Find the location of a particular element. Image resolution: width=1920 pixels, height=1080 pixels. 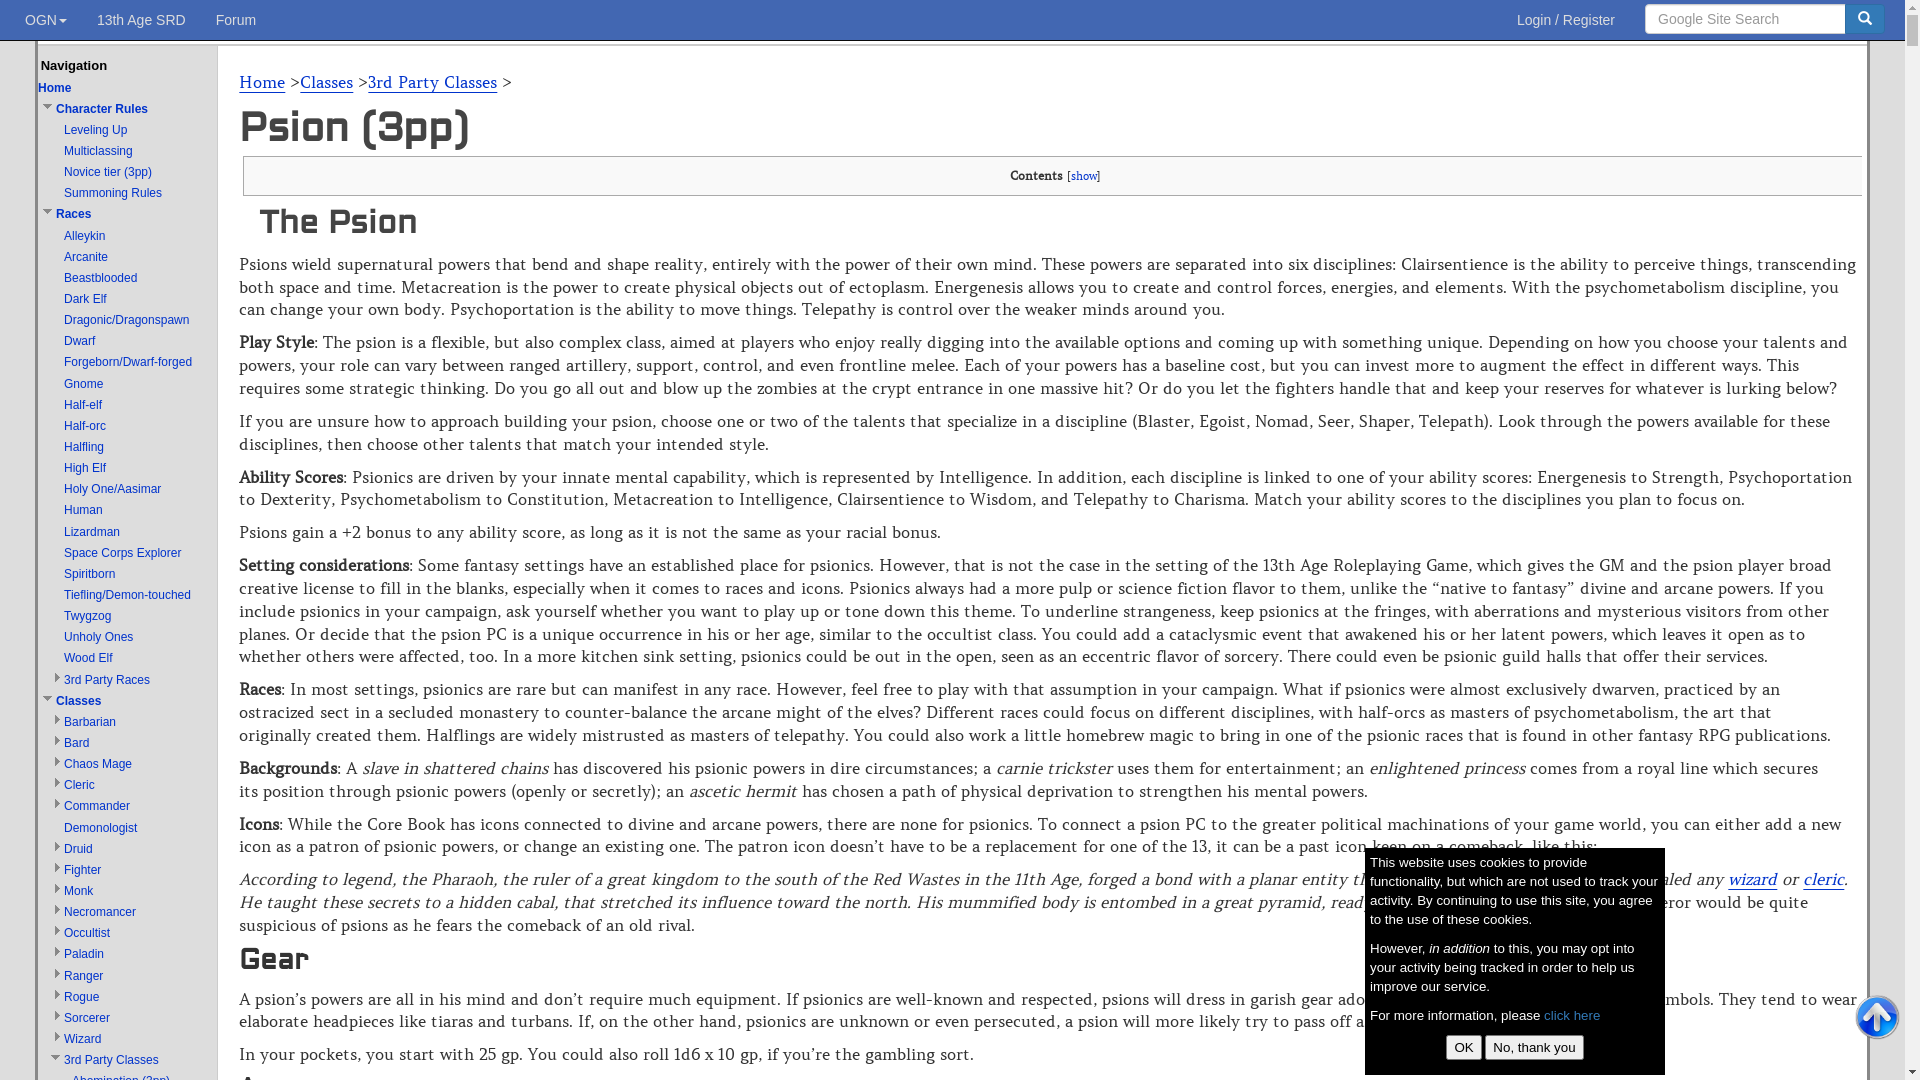

'Holy One/Aasimar' is located at coordinates (111, 489).